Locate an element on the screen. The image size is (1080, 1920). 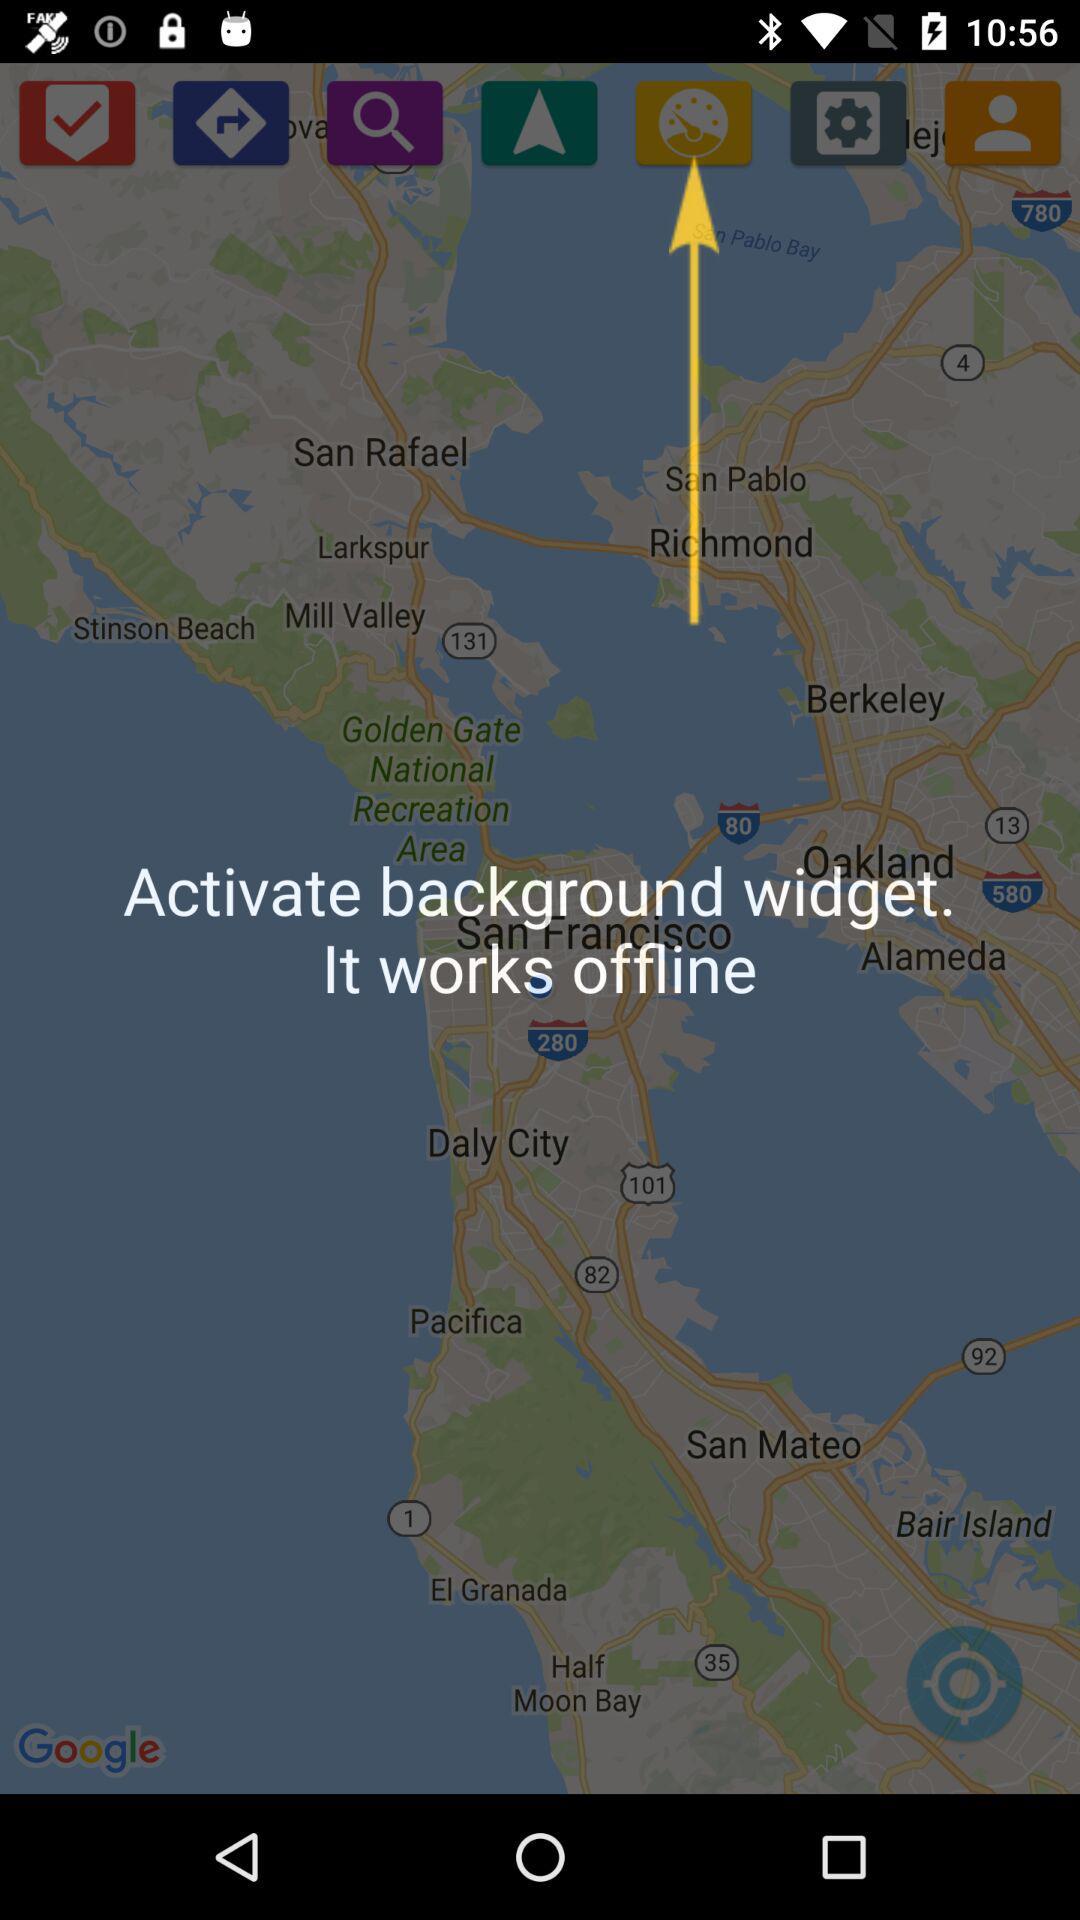
background widget is located at coordinates (538, 121).